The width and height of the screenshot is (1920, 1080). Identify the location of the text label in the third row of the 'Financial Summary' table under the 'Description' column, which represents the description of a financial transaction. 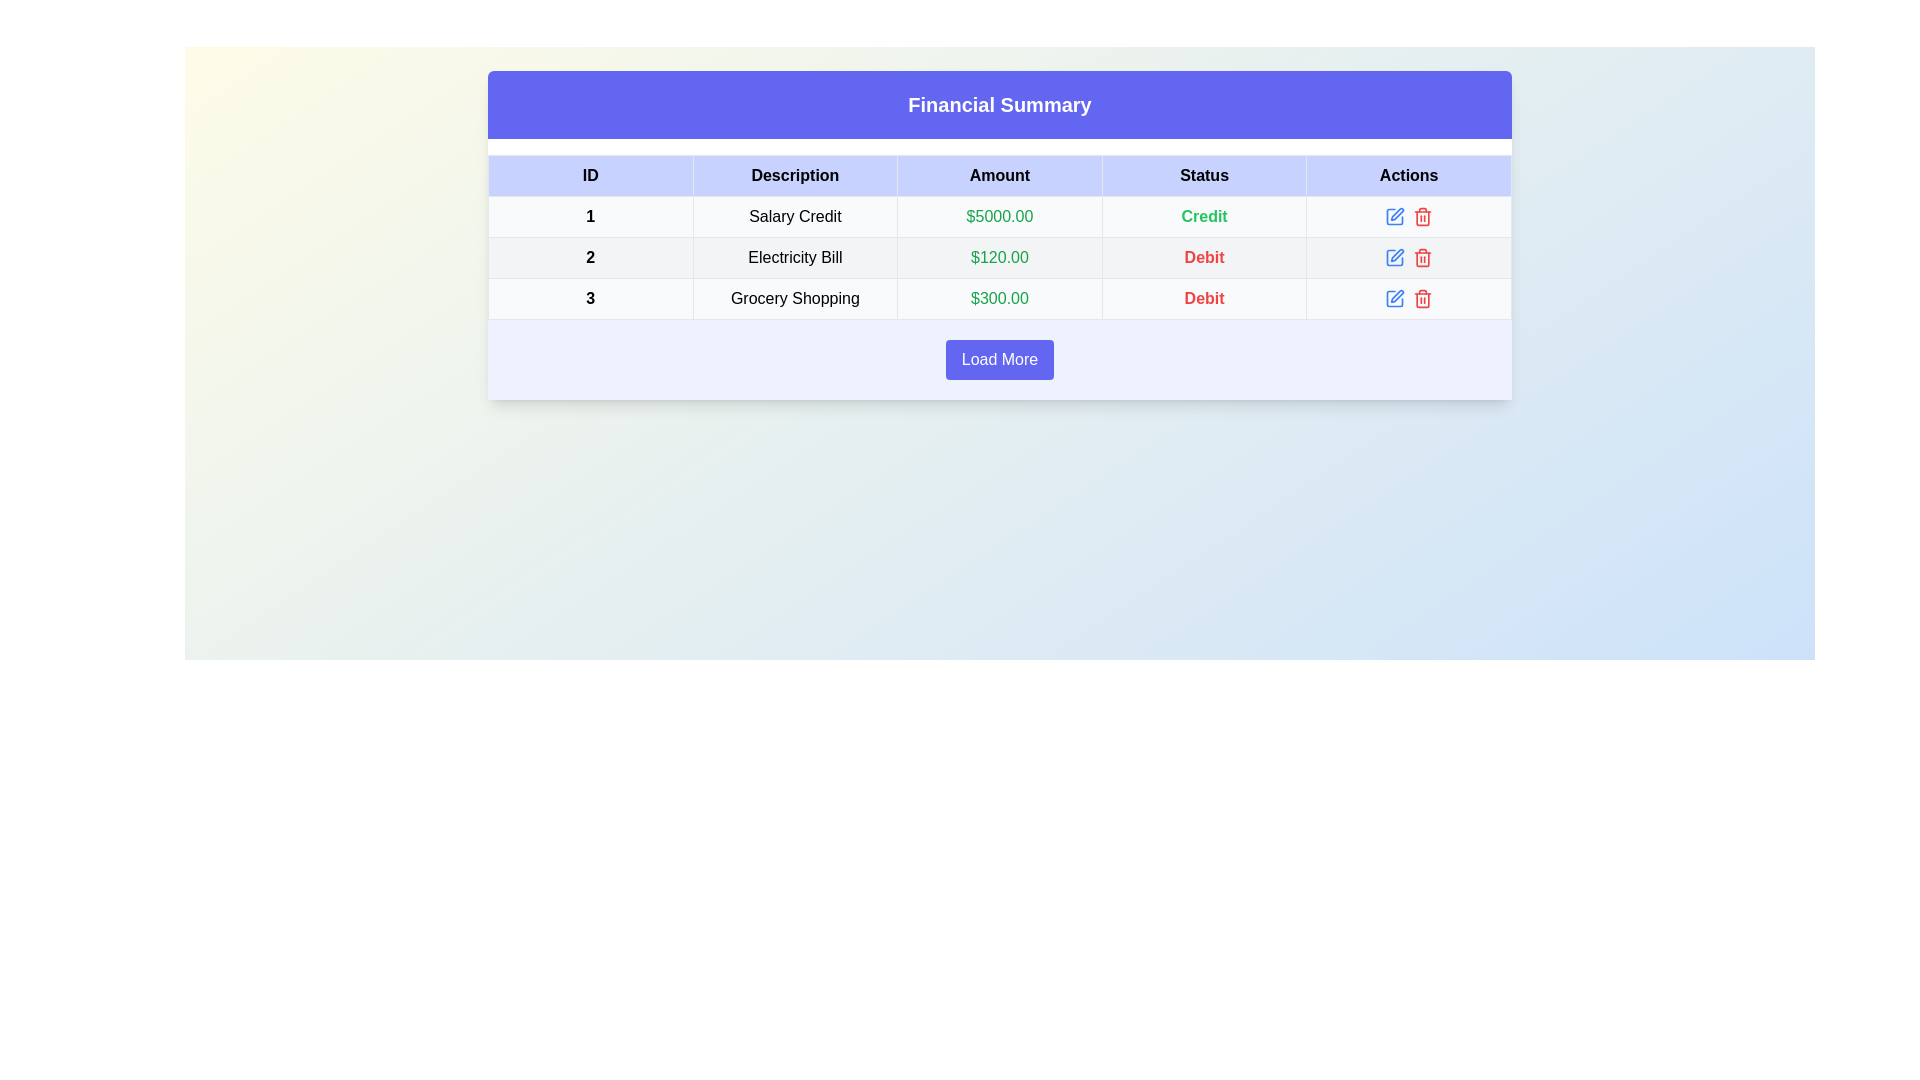
(794, 299).